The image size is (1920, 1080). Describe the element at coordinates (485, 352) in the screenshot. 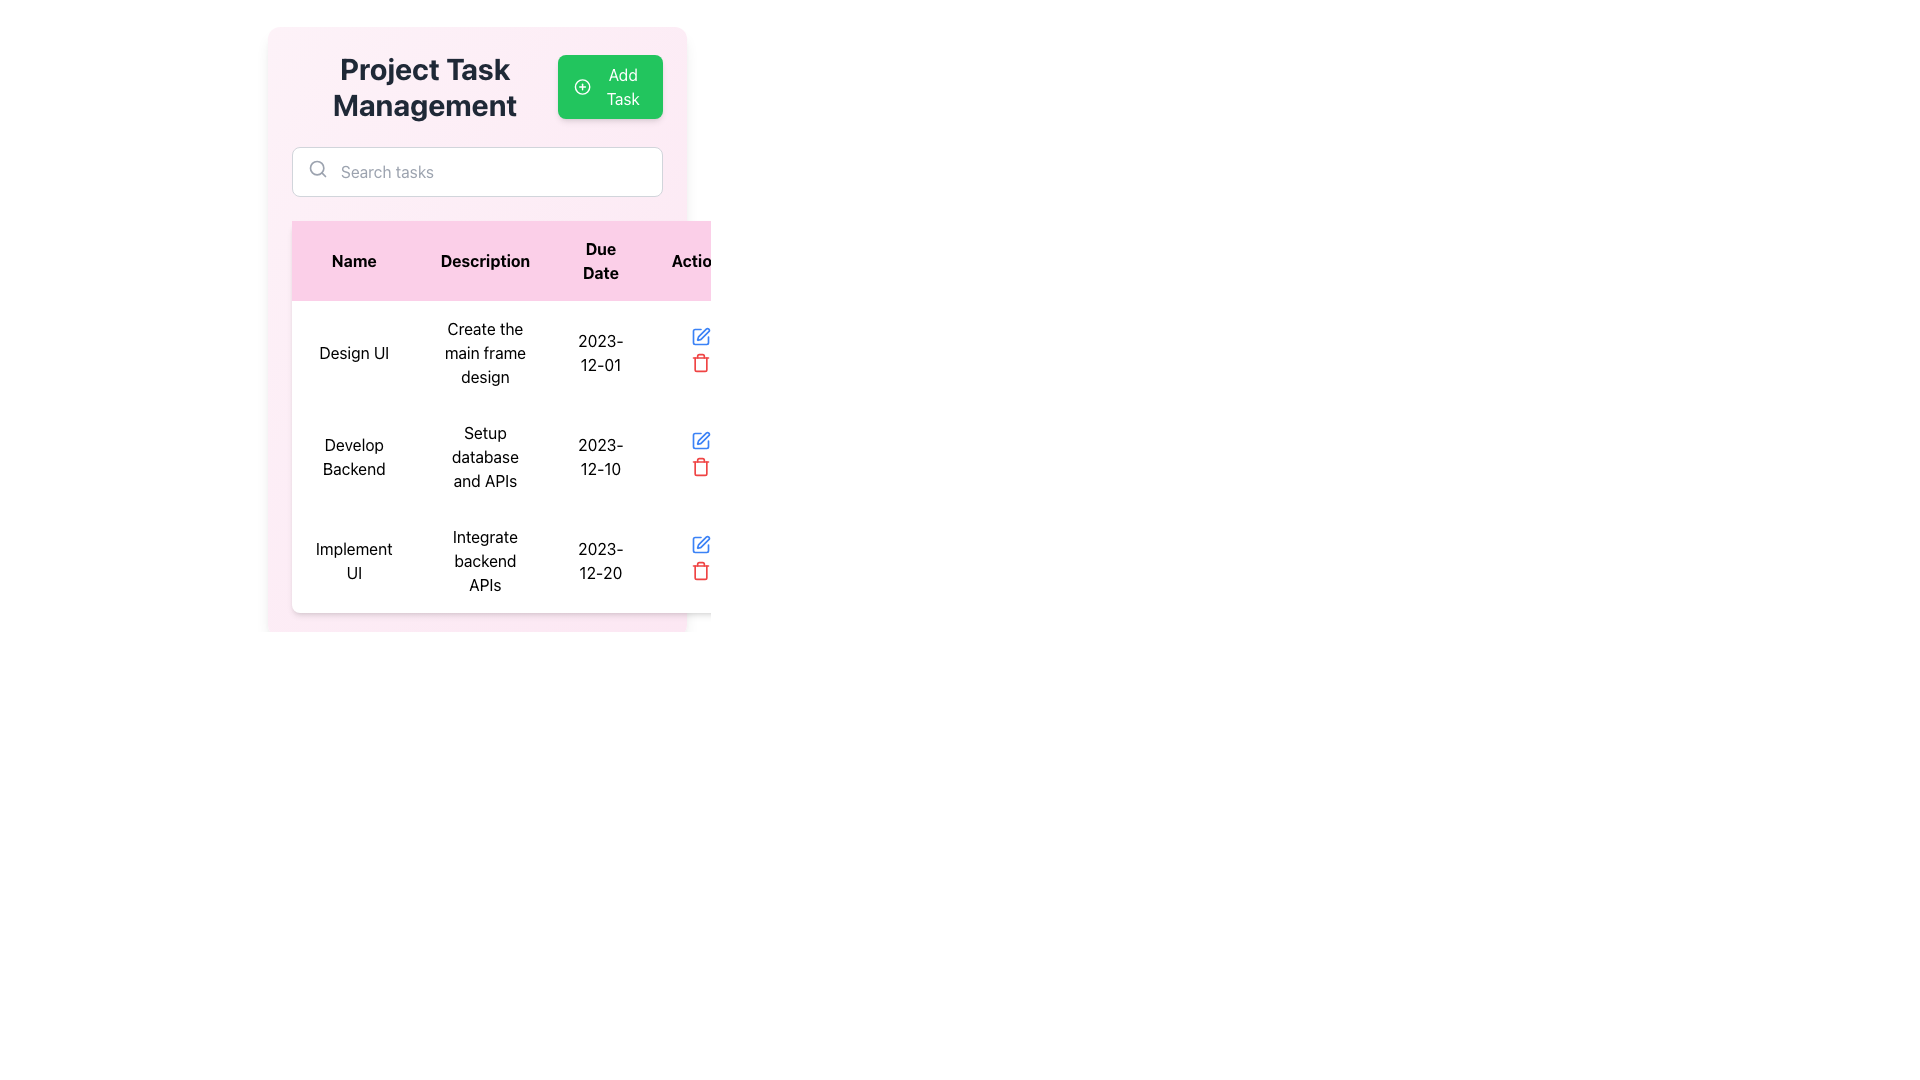

I see `the Text Label in the second column, second row of the table that provides a detailed description of the task or item associated with this row` at that location.